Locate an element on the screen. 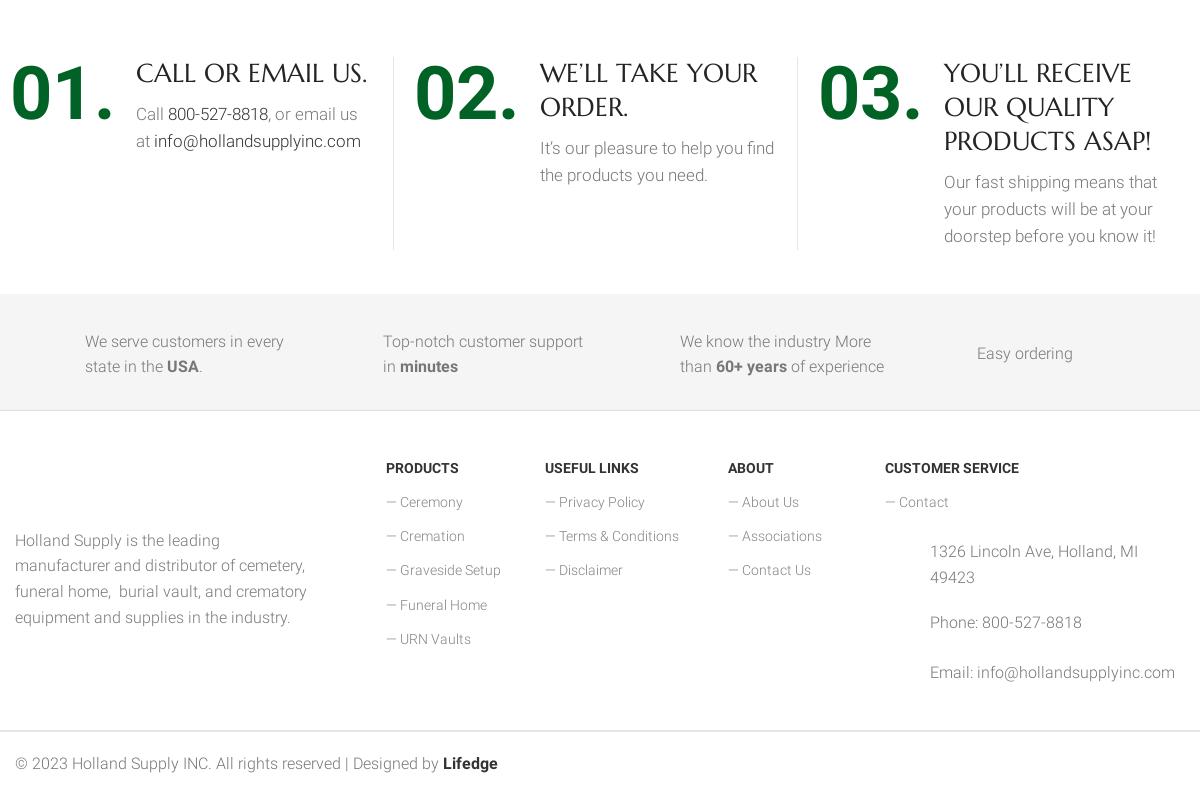 Image resolution: width=1202 pixels, height=793 pixels. 'Customer Service' is located at coordinates (885, 465).